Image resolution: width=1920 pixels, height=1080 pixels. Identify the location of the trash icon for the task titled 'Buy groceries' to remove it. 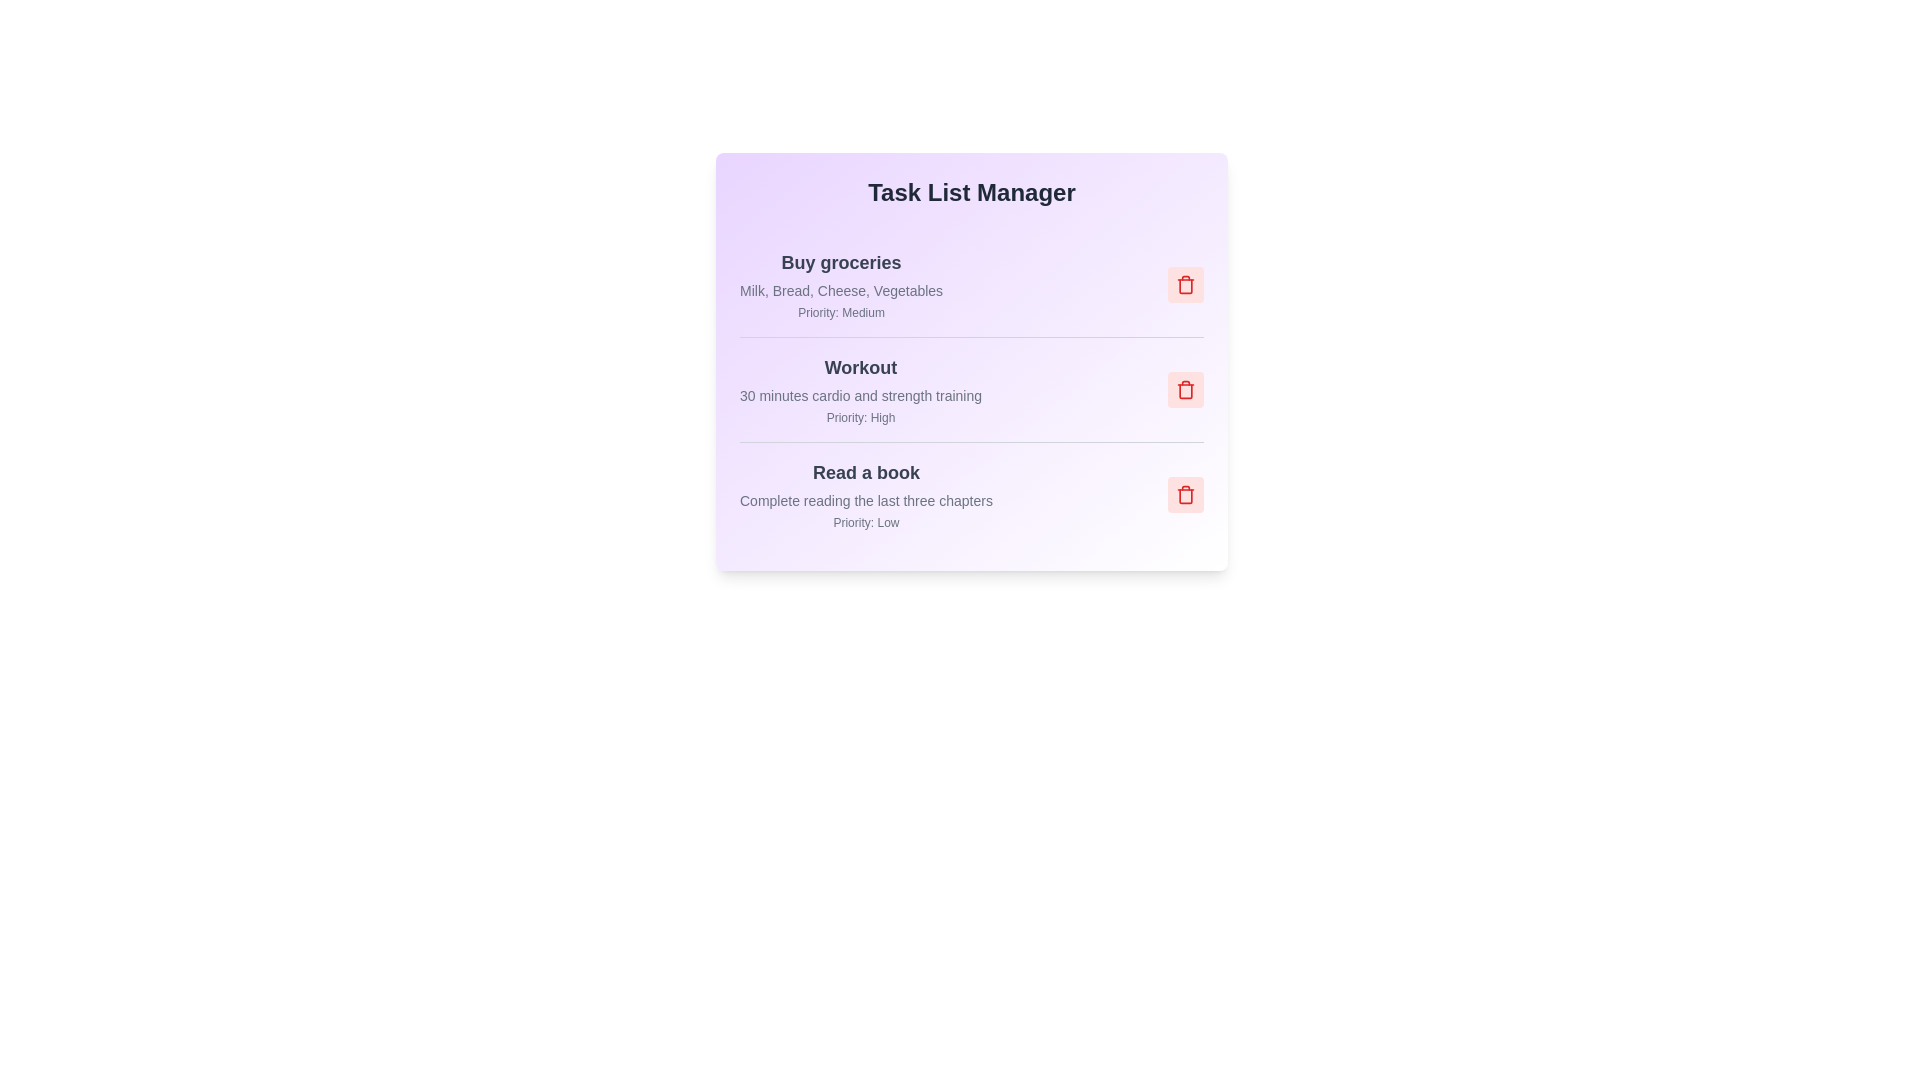
(1185, 285).